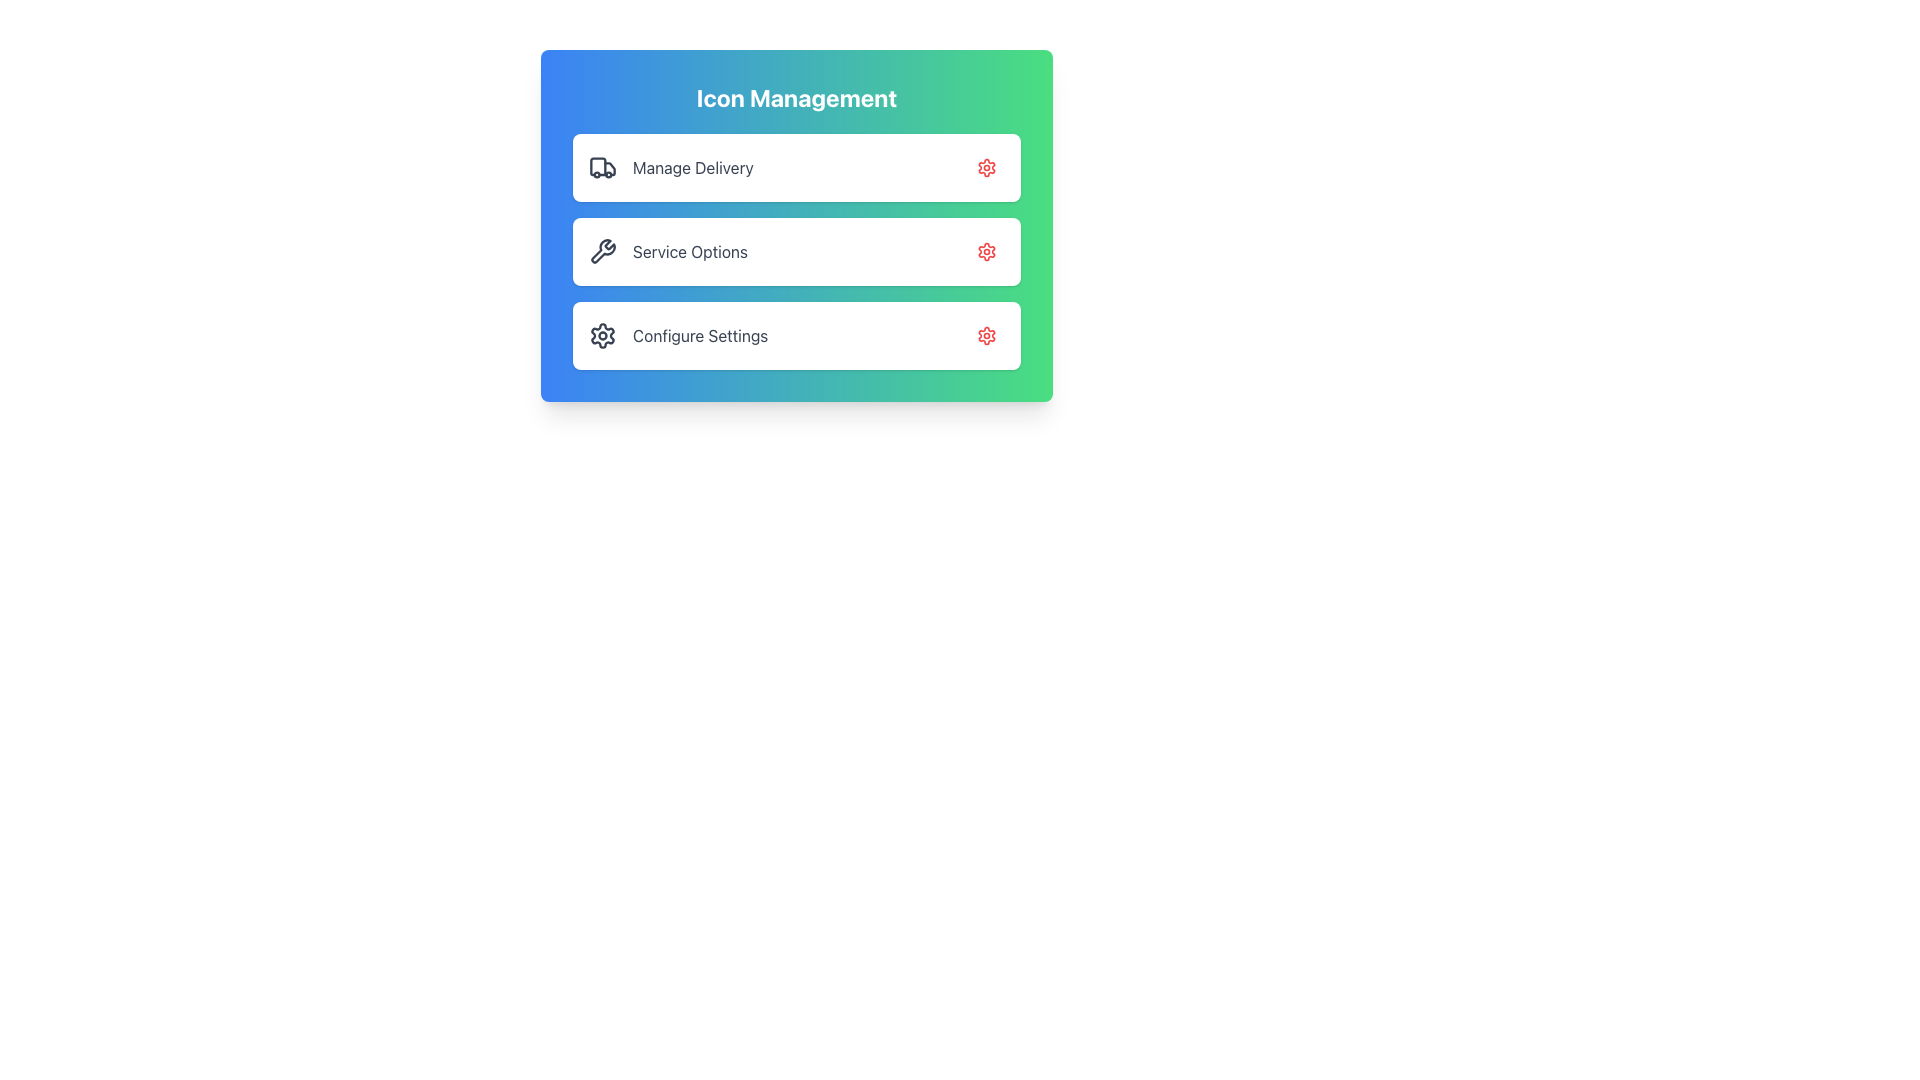 This screenshot has height=1080, width=1920. What do you see at coordinates (987, 334) in the screenshot?
I see `the gear icon located in the 'Configure Settings' button to initiate a settings-related action` at bounding box center [987, 334].